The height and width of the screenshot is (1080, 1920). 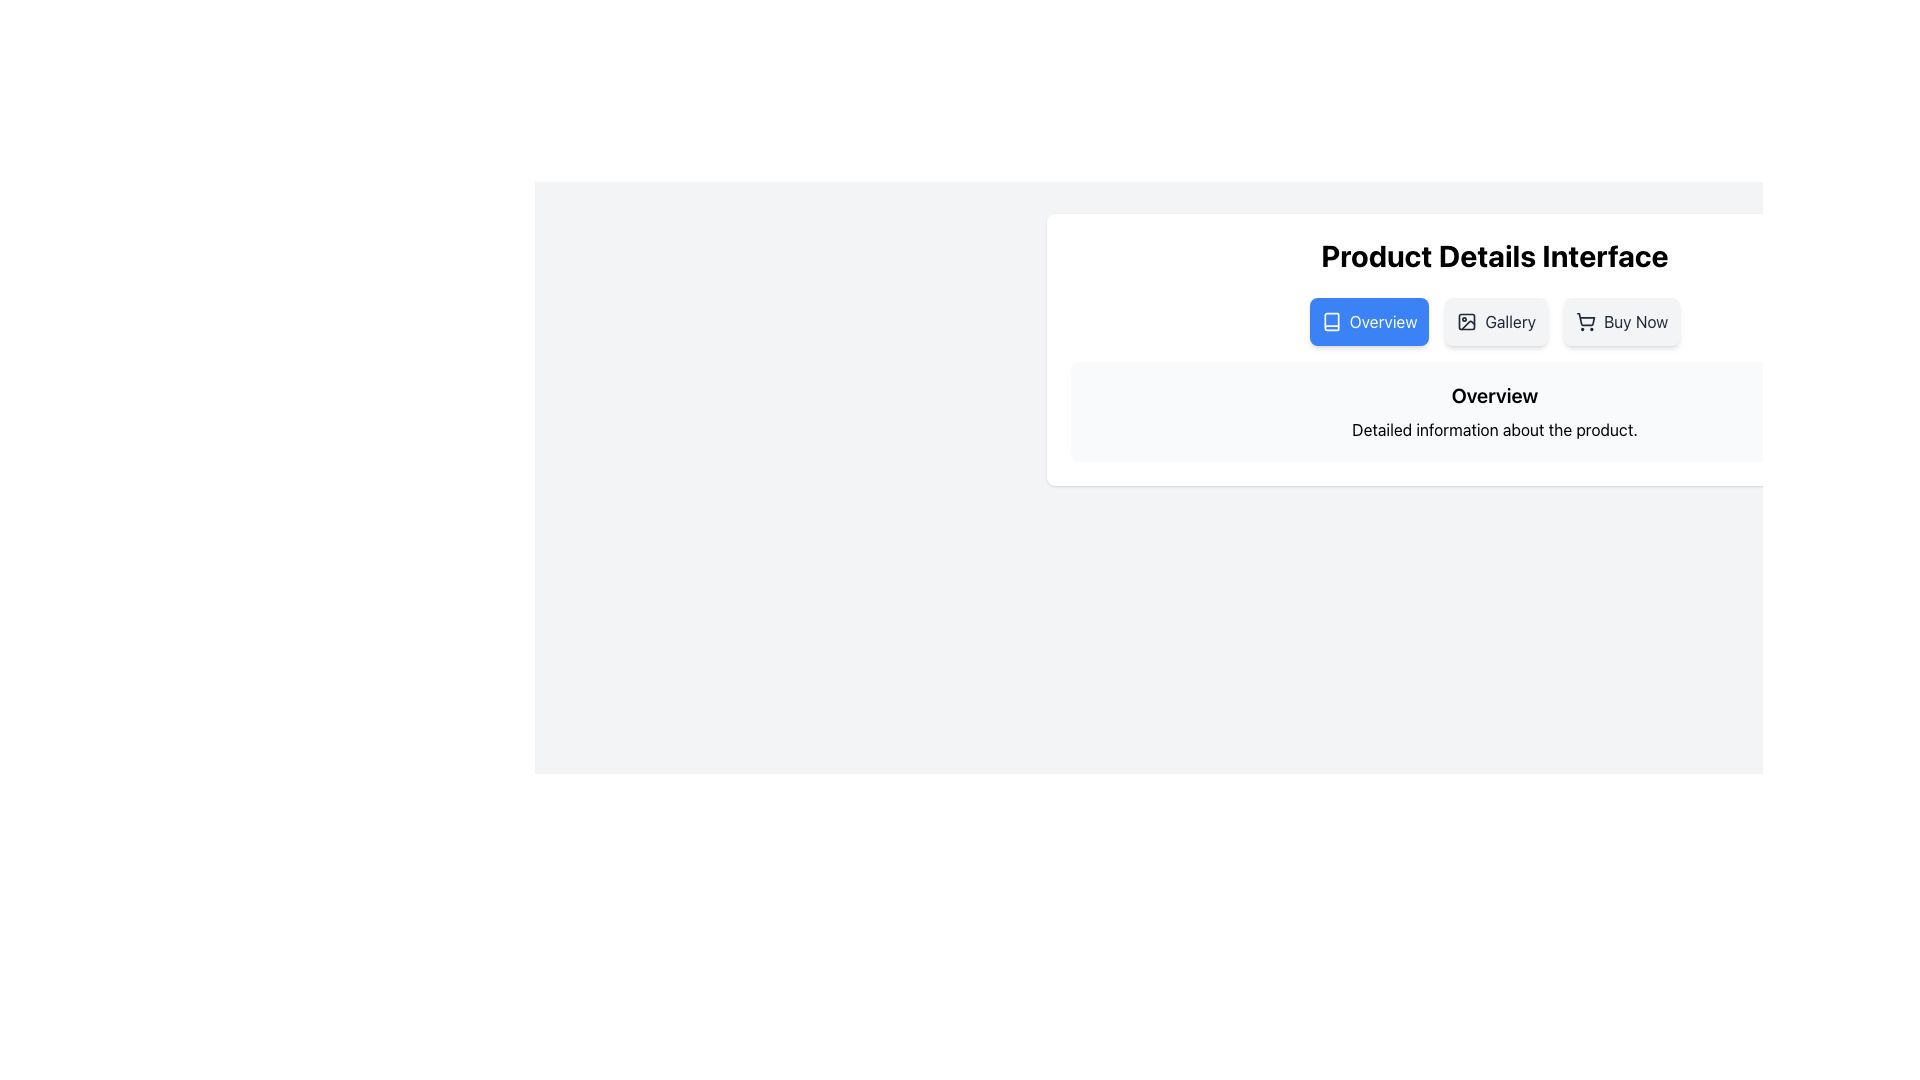 I want to click on the shopping cart icon which is the first graphical element in the 'Buy Now' button group located to the left of the button, so click(x=1585, y=320).